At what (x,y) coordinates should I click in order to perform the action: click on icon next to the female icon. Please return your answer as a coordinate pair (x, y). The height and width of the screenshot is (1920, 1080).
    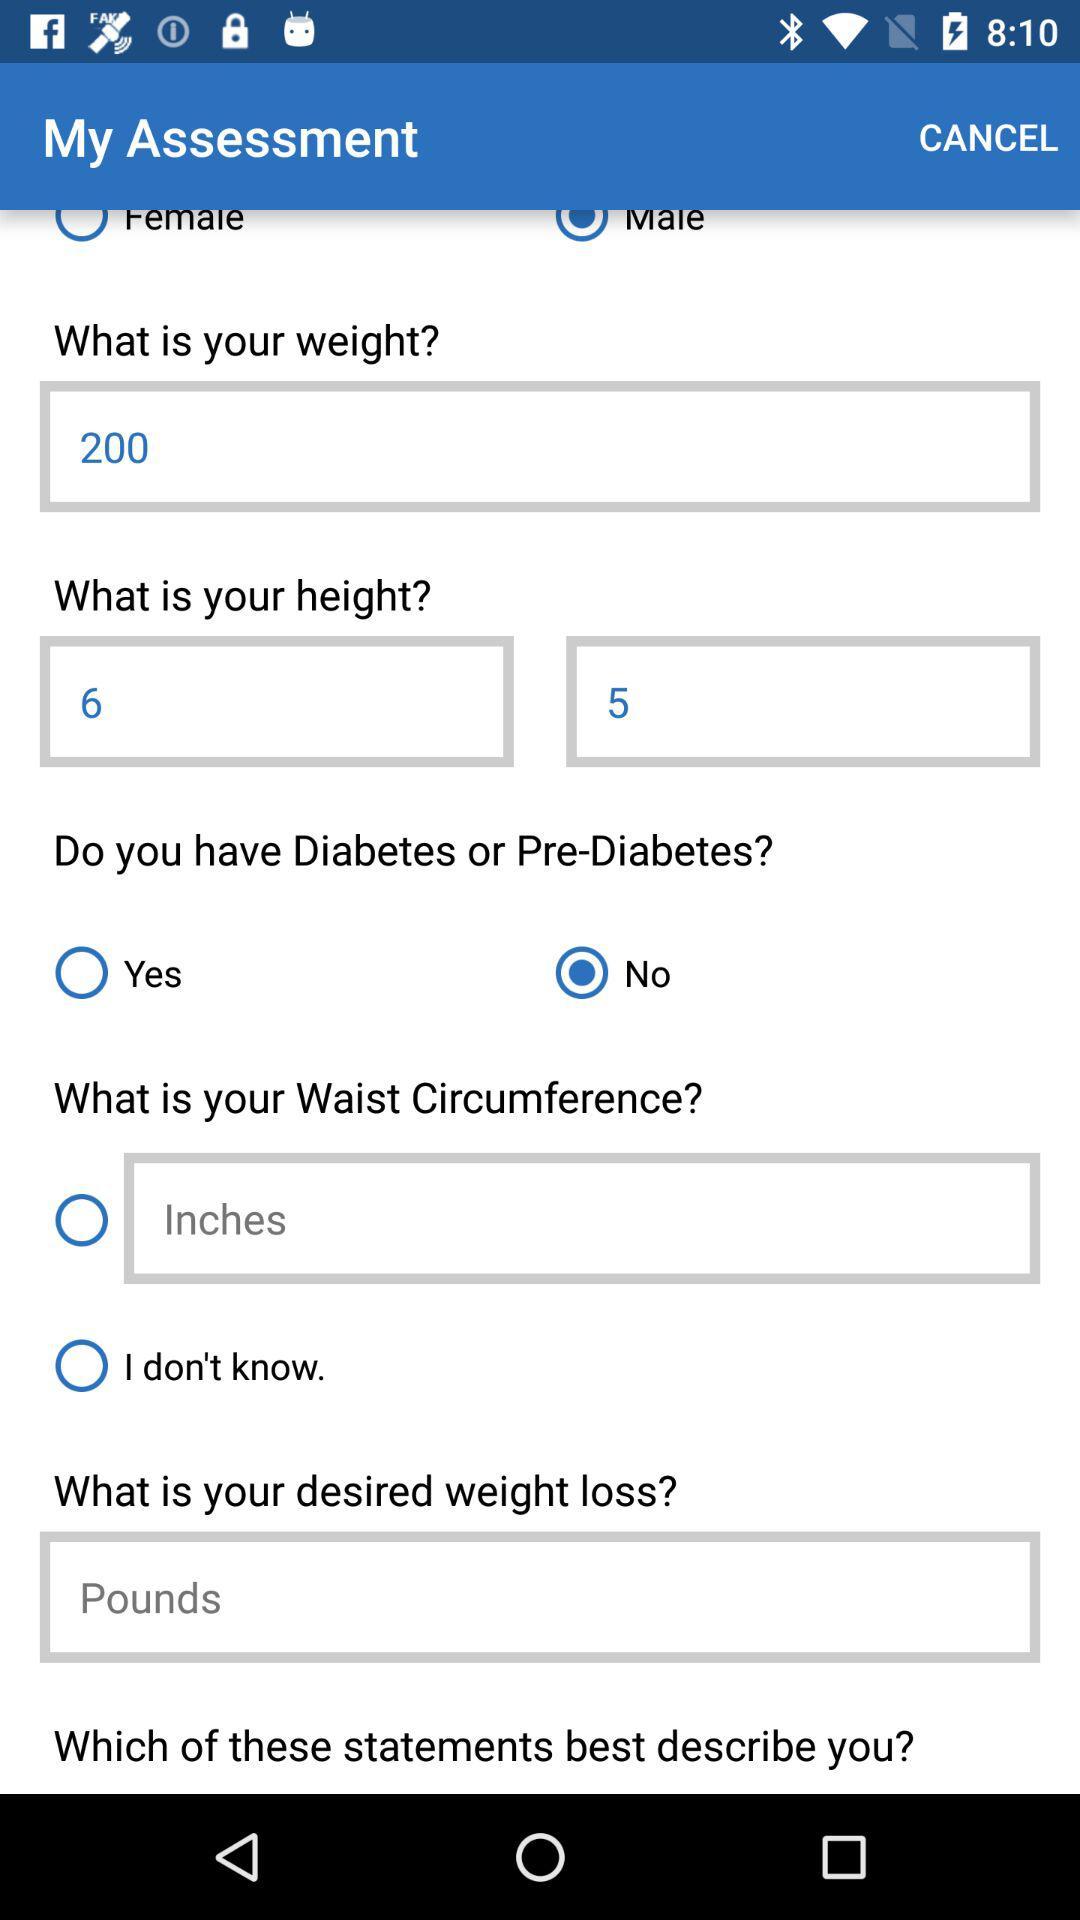
    Looking at the image, I should click on (789, 233).